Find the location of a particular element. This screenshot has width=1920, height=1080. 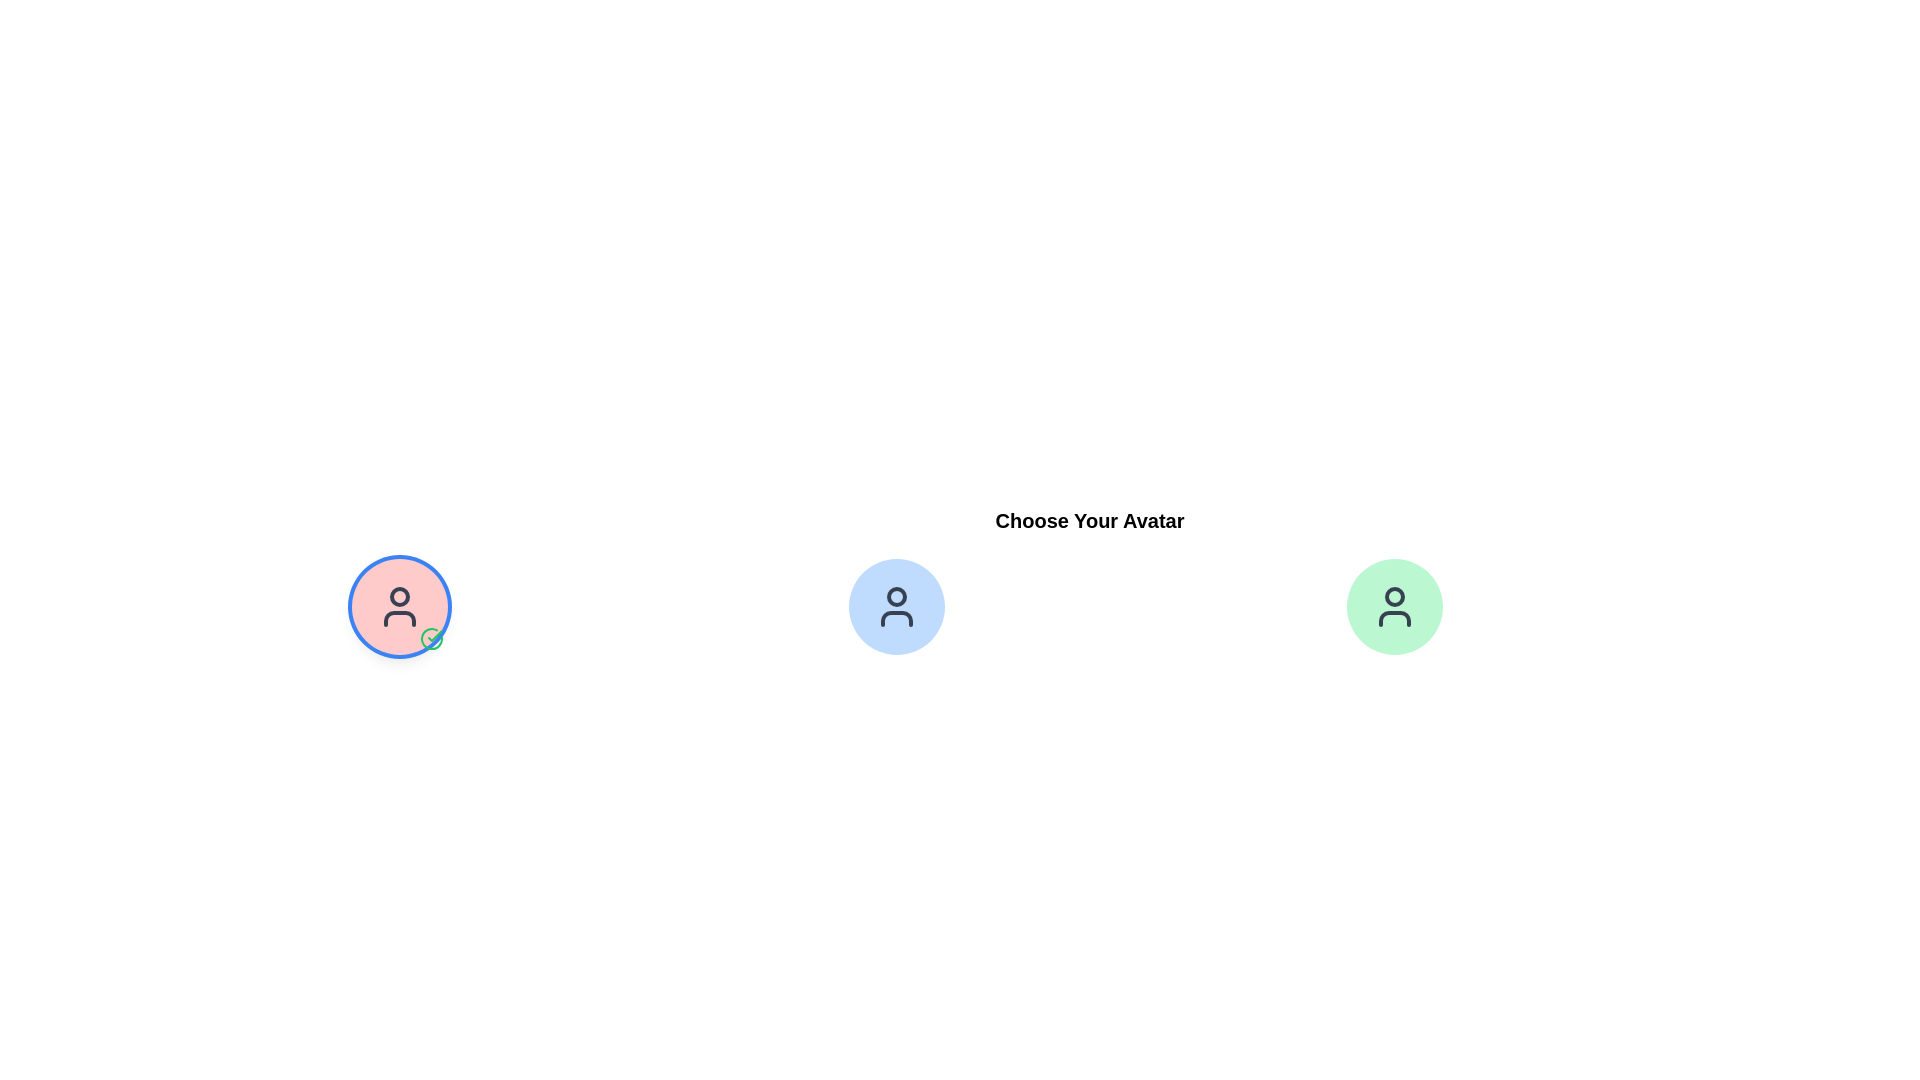

the user profile icon, which is the middle option among three avatar choices displayed in a horizontal row is located at coordinates (896, 605).